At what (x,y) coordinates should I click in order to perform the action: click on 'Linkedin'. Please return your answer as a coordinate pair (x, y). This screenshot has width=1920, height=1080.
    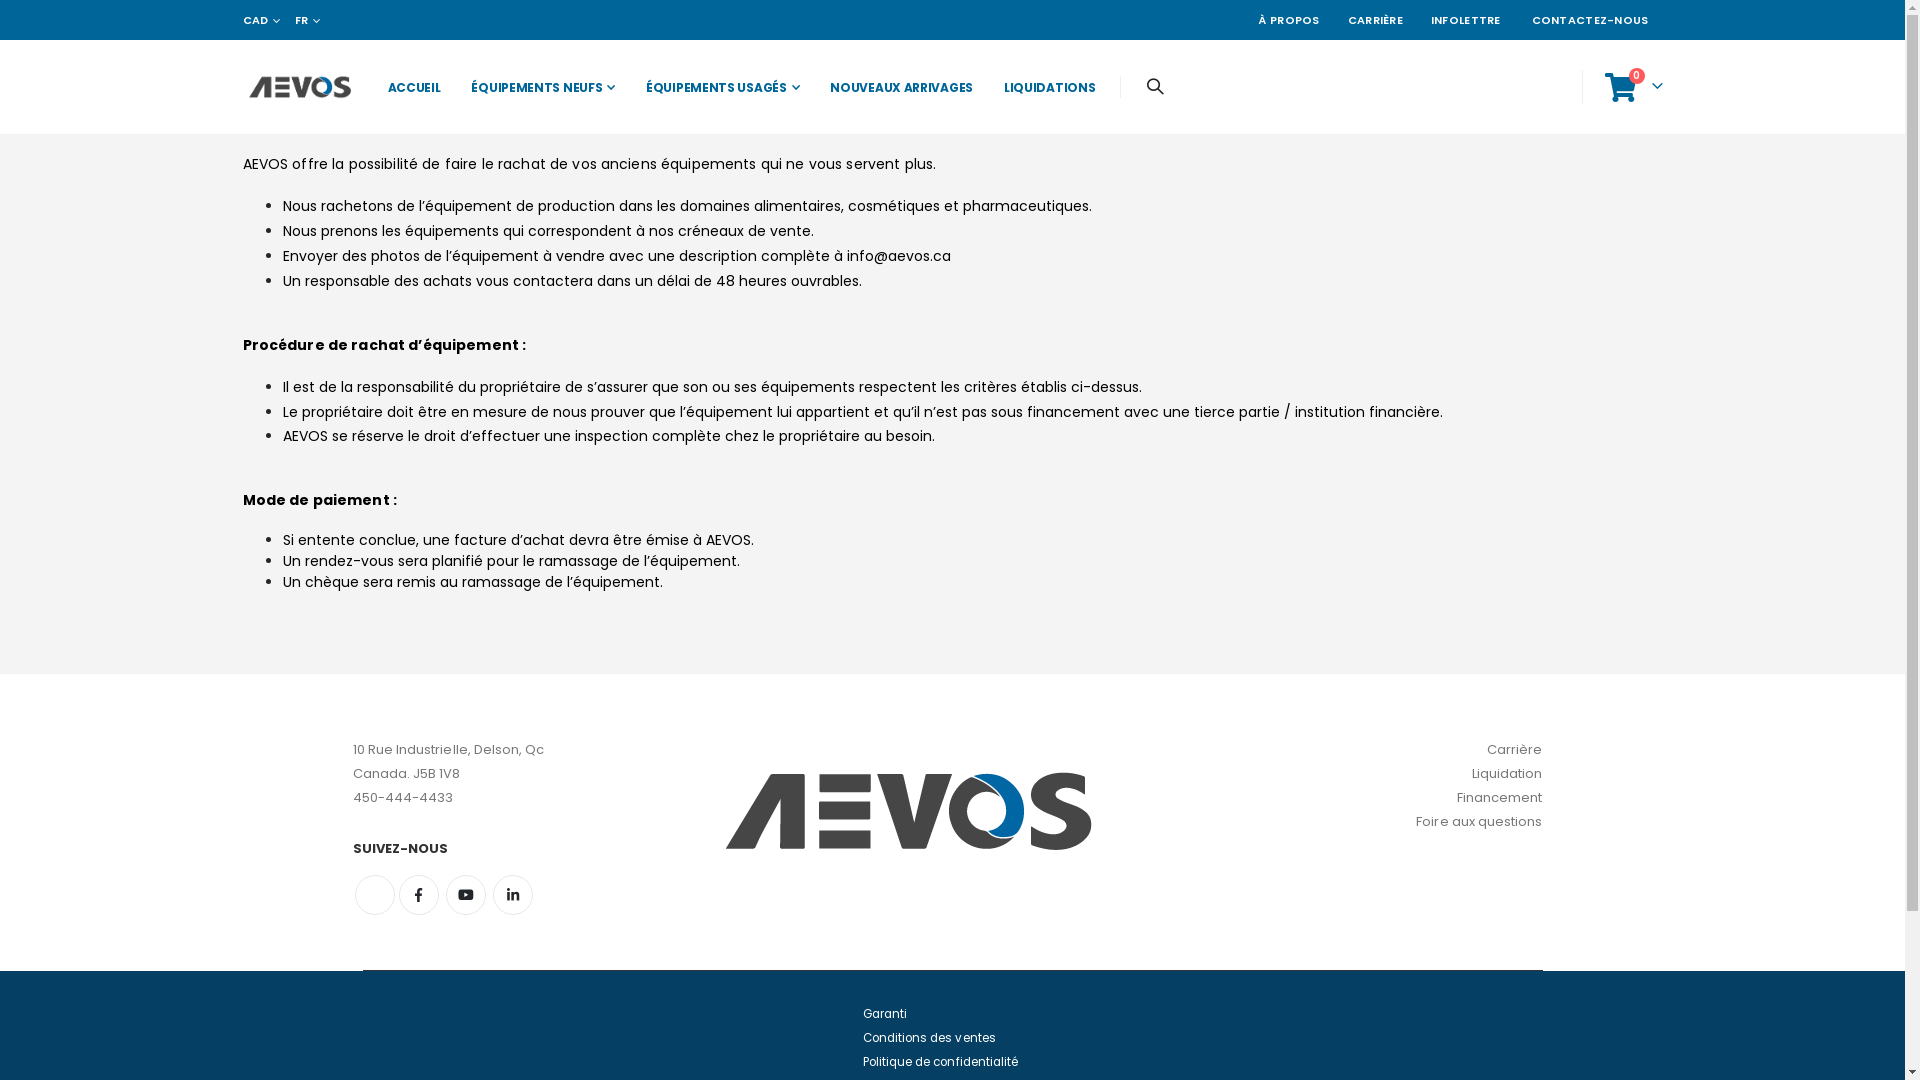
    Looking at the image, I should click on (513, 893).